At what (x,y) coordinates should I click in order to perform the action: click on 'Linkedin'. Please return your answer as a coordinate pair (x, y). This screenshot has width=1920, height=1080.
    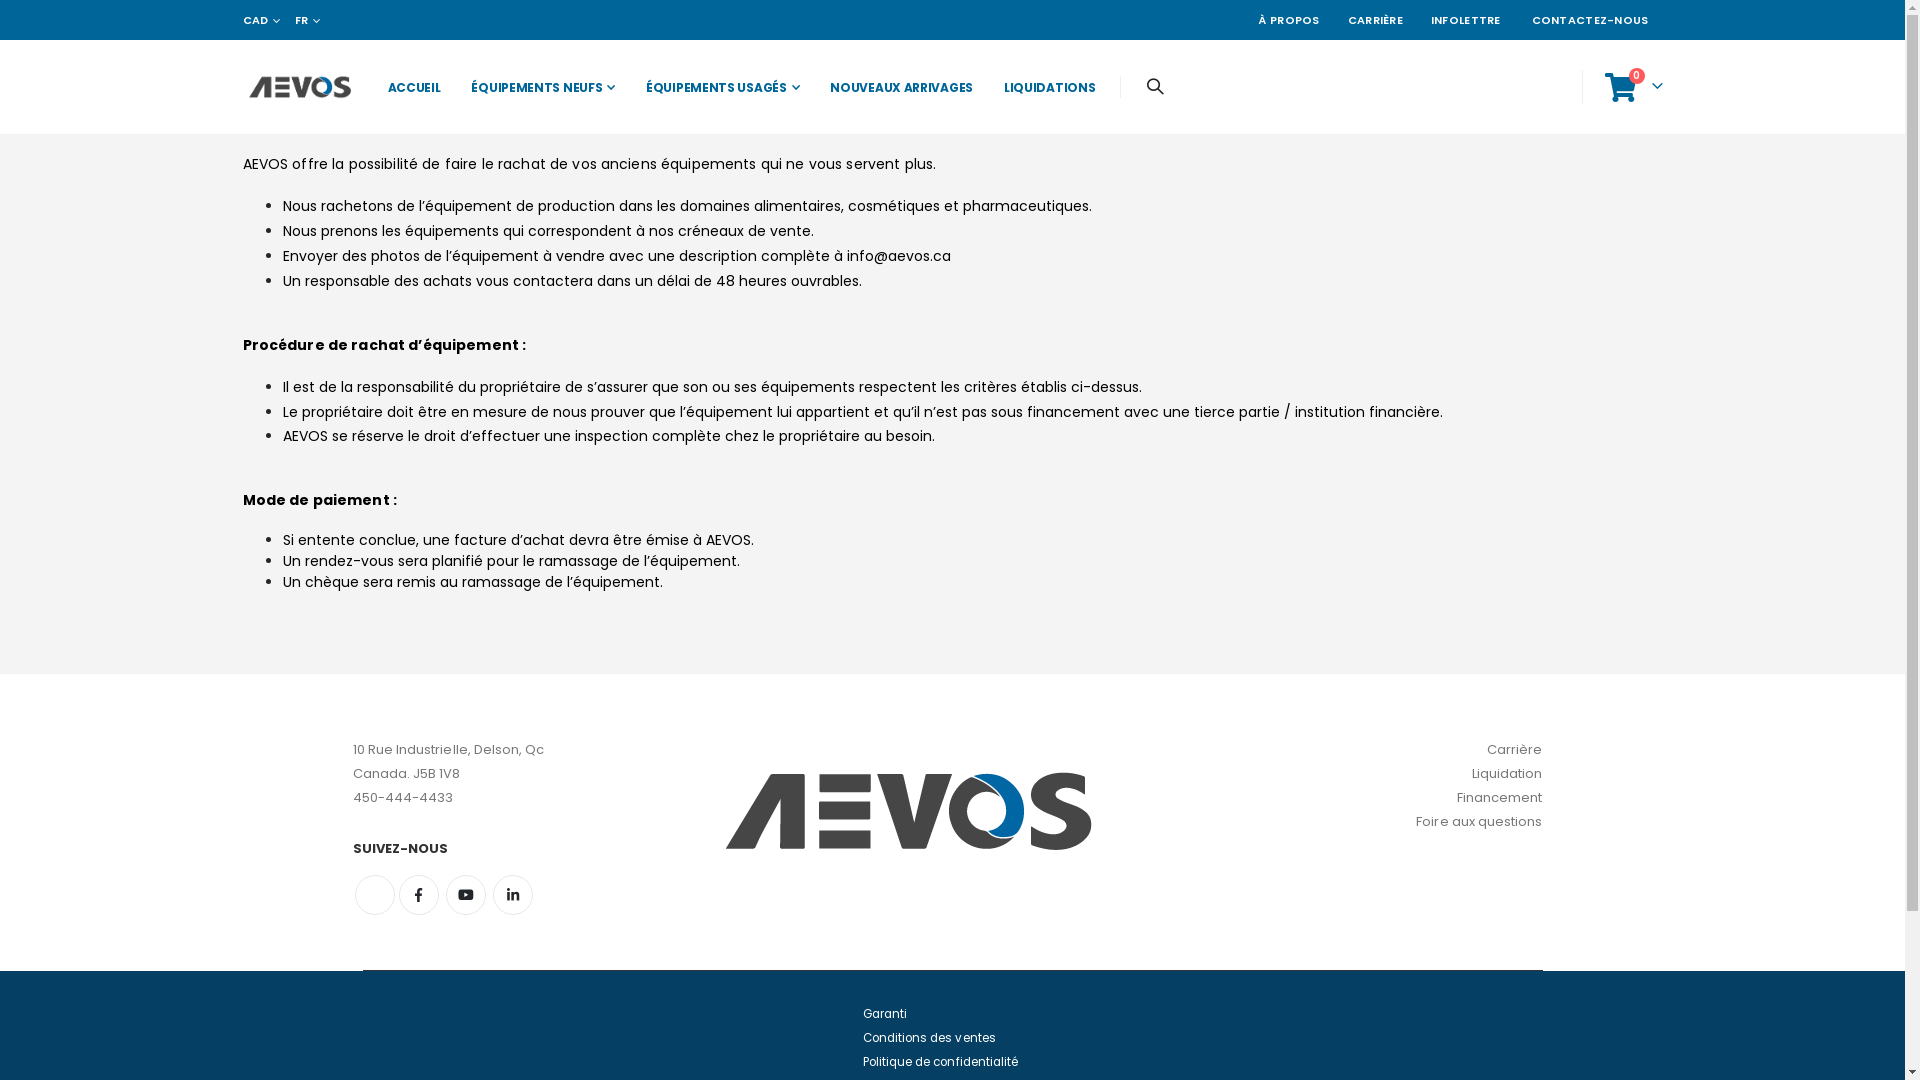
    Looking at the image, I should click on (513, 893).